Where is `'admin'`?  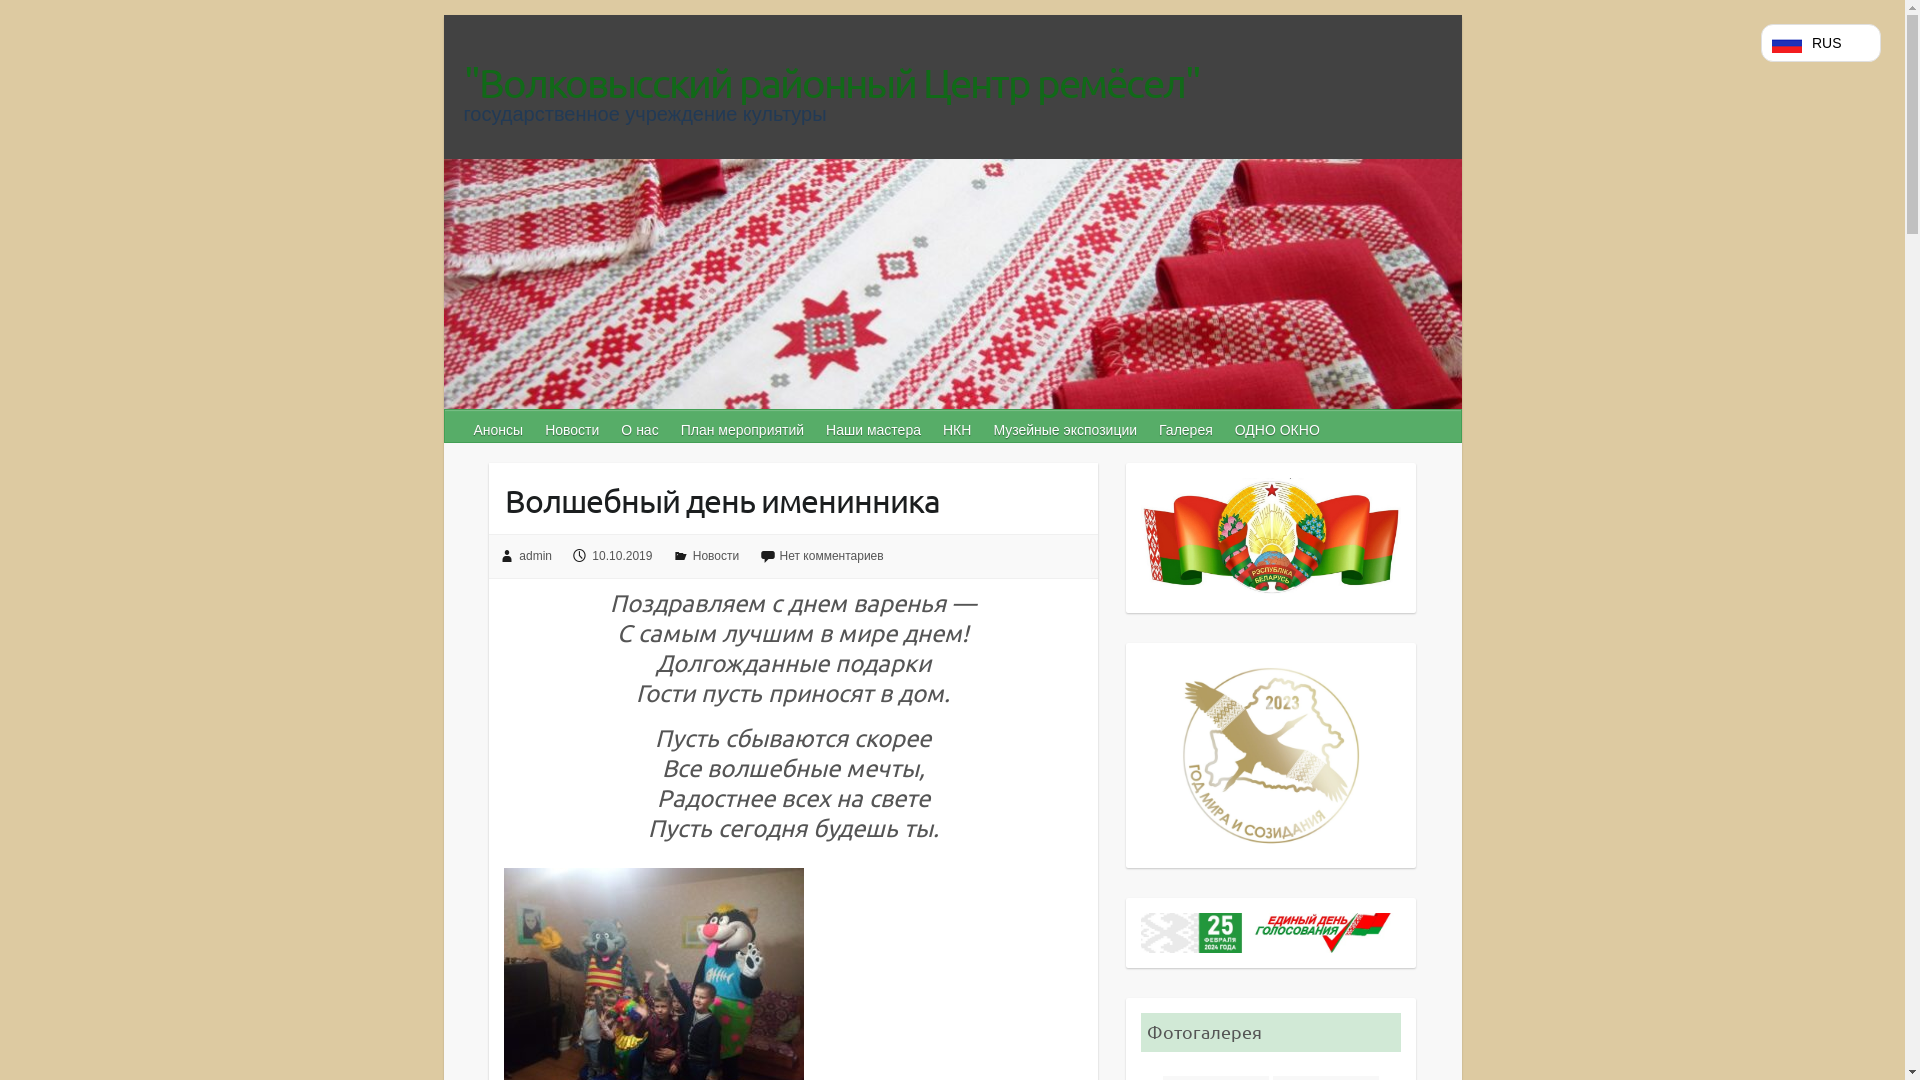
'admin' is located at coordinates (535, 555).